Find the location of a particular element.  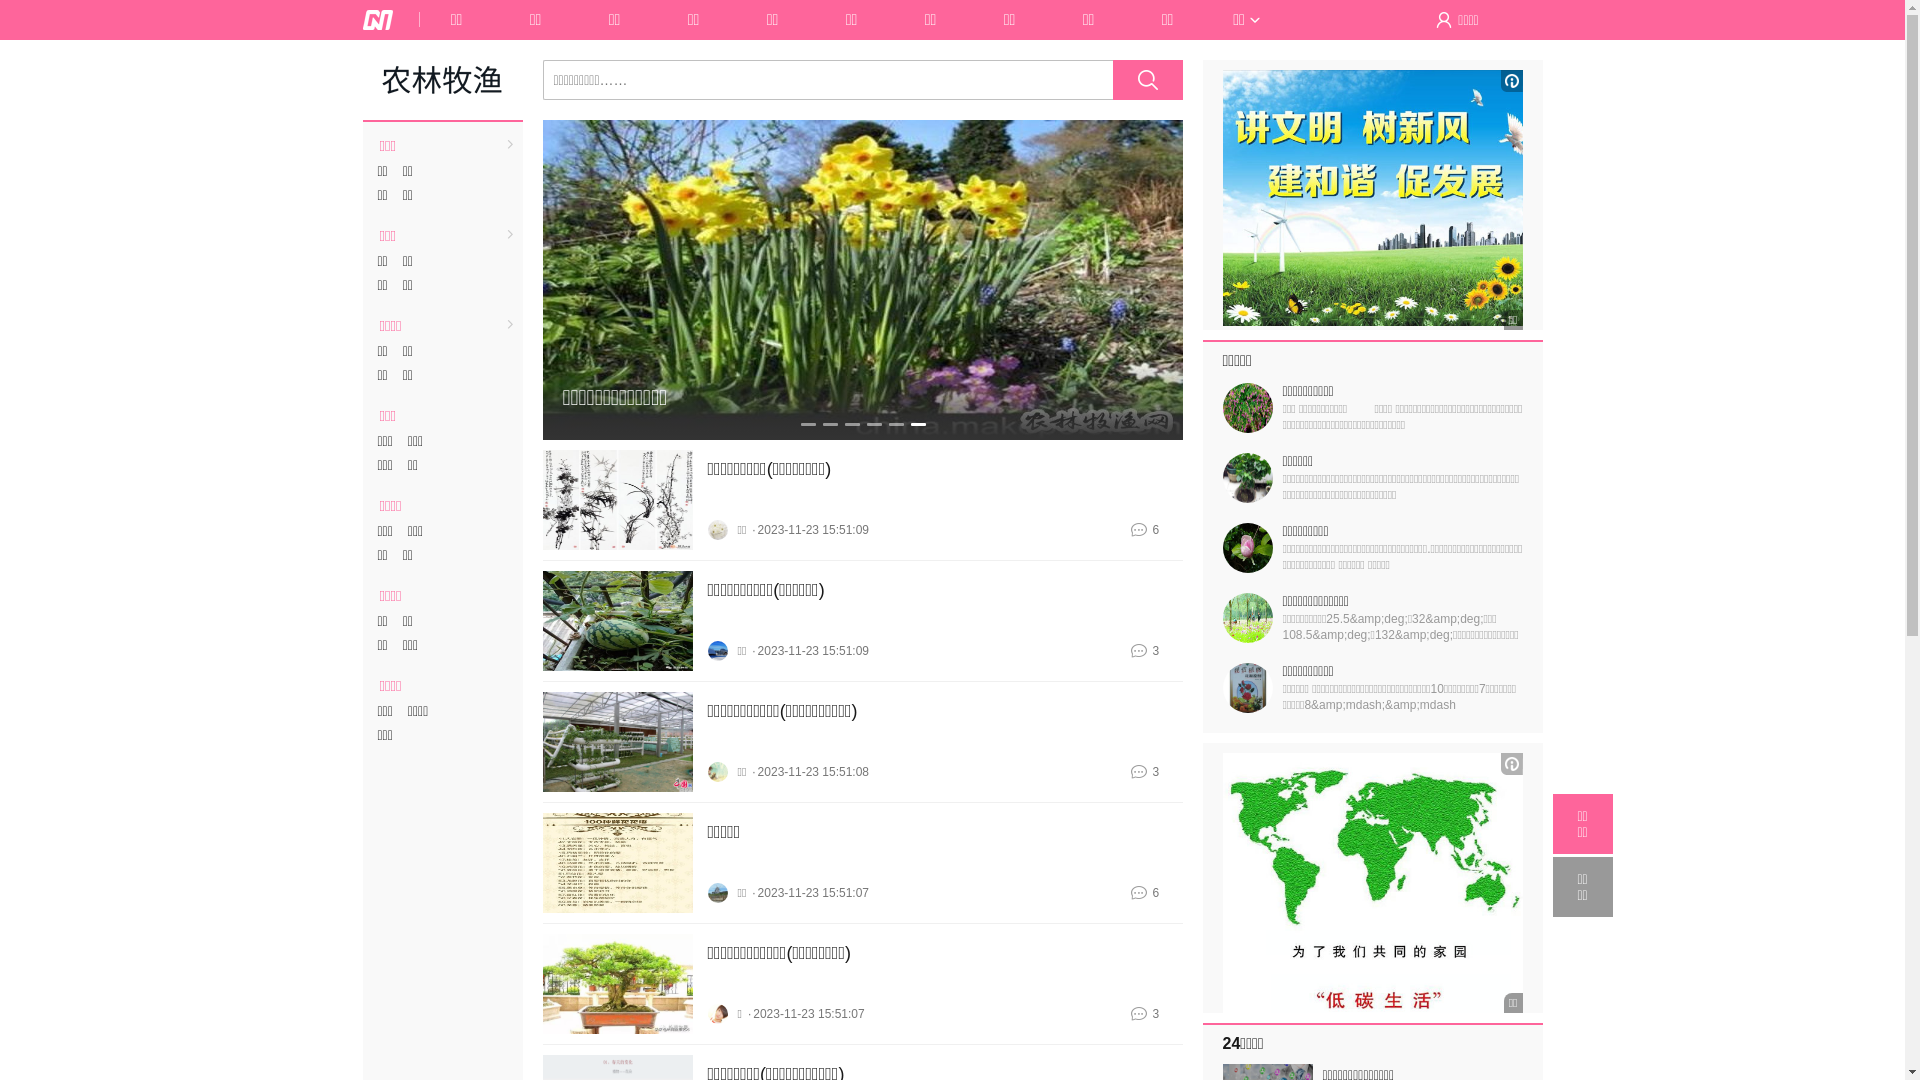

'3' is located at coordinates (1156, 651).